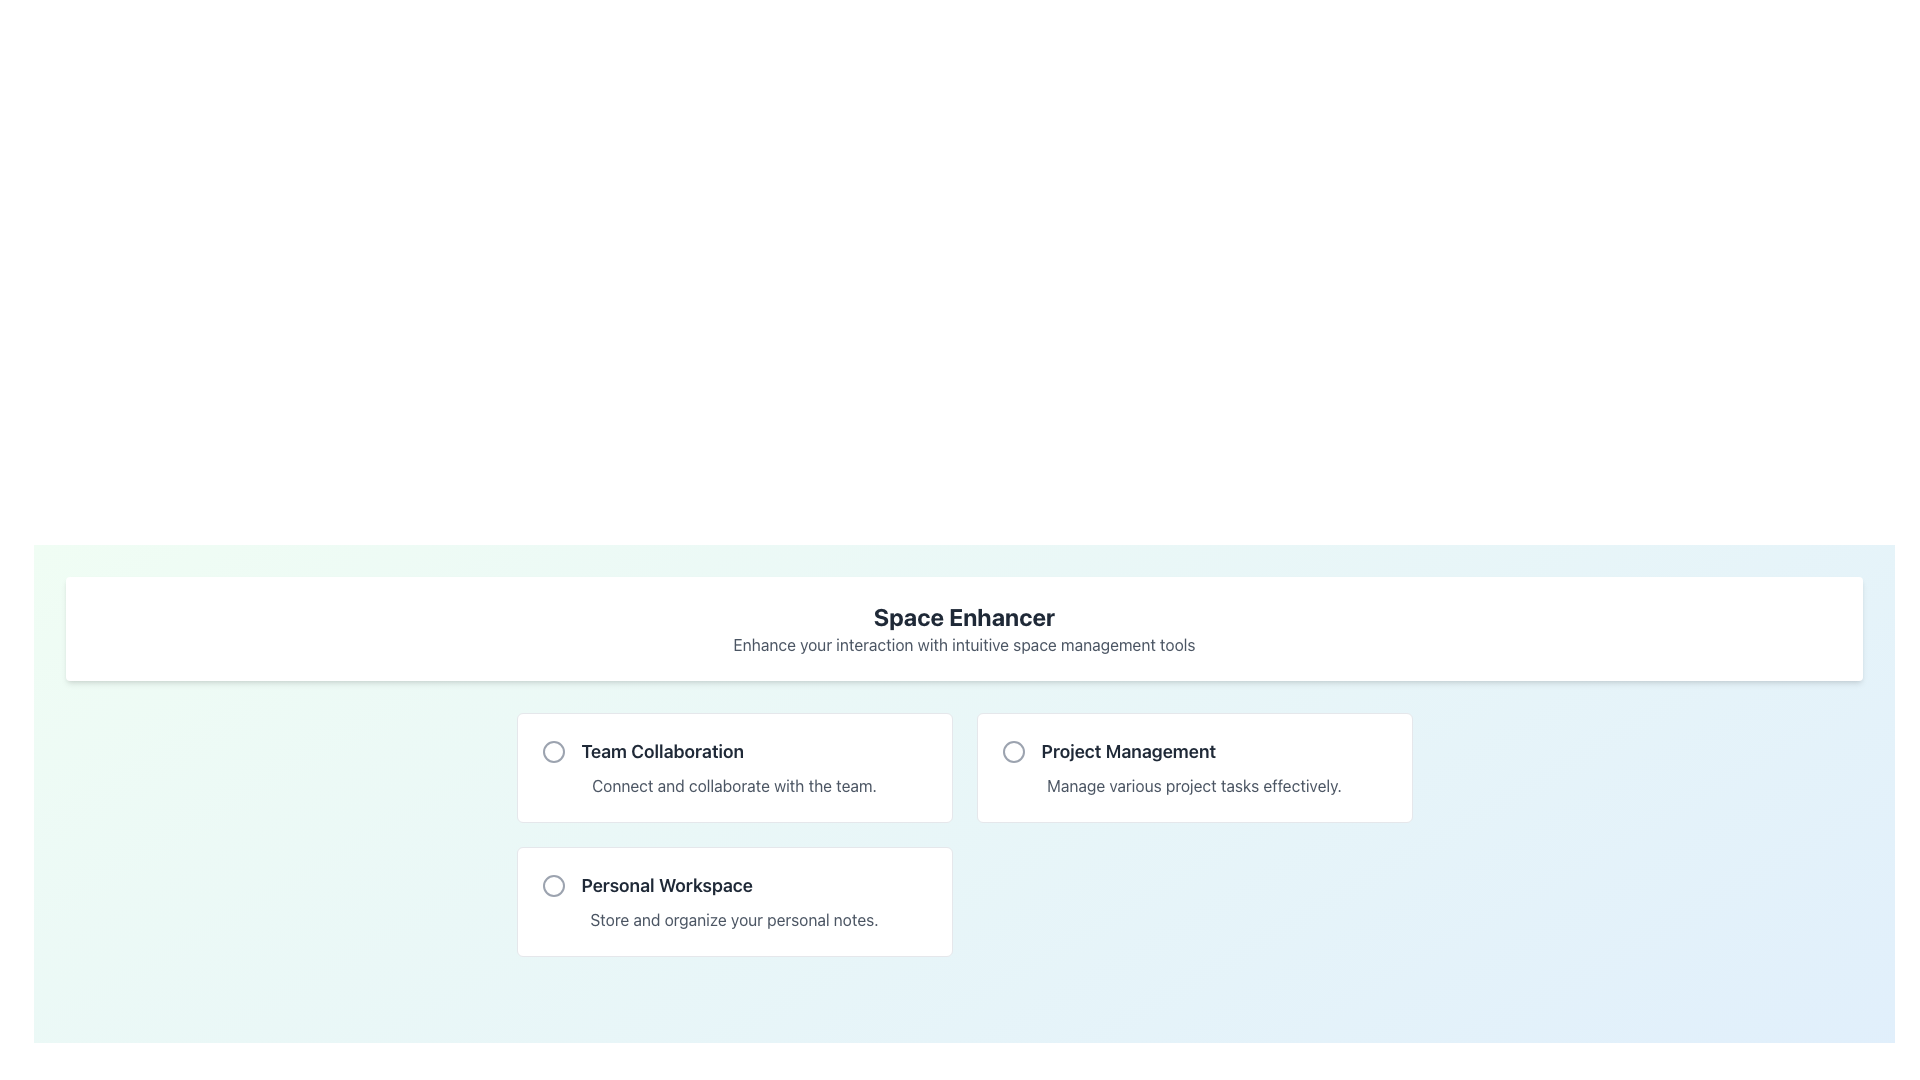  What do you see at coordinates (553, 885) in the screenshot?
I see `the circular icon with a gray outline located under the 'Space Enhancer' title, to the left of the 'Personal Workspace' text for interaction` at bounding box center [553, 885].